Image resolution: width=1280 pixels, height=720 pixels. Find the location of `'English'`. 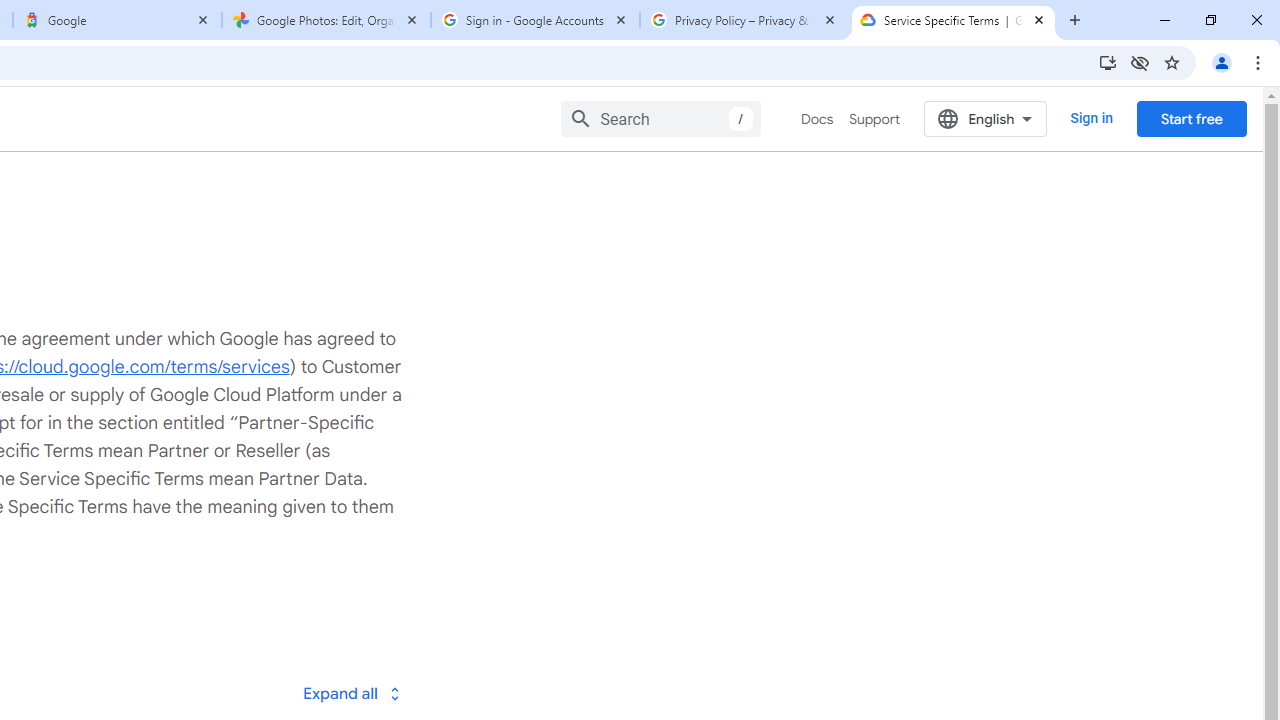

'English' is located at coordinates (985, 118).